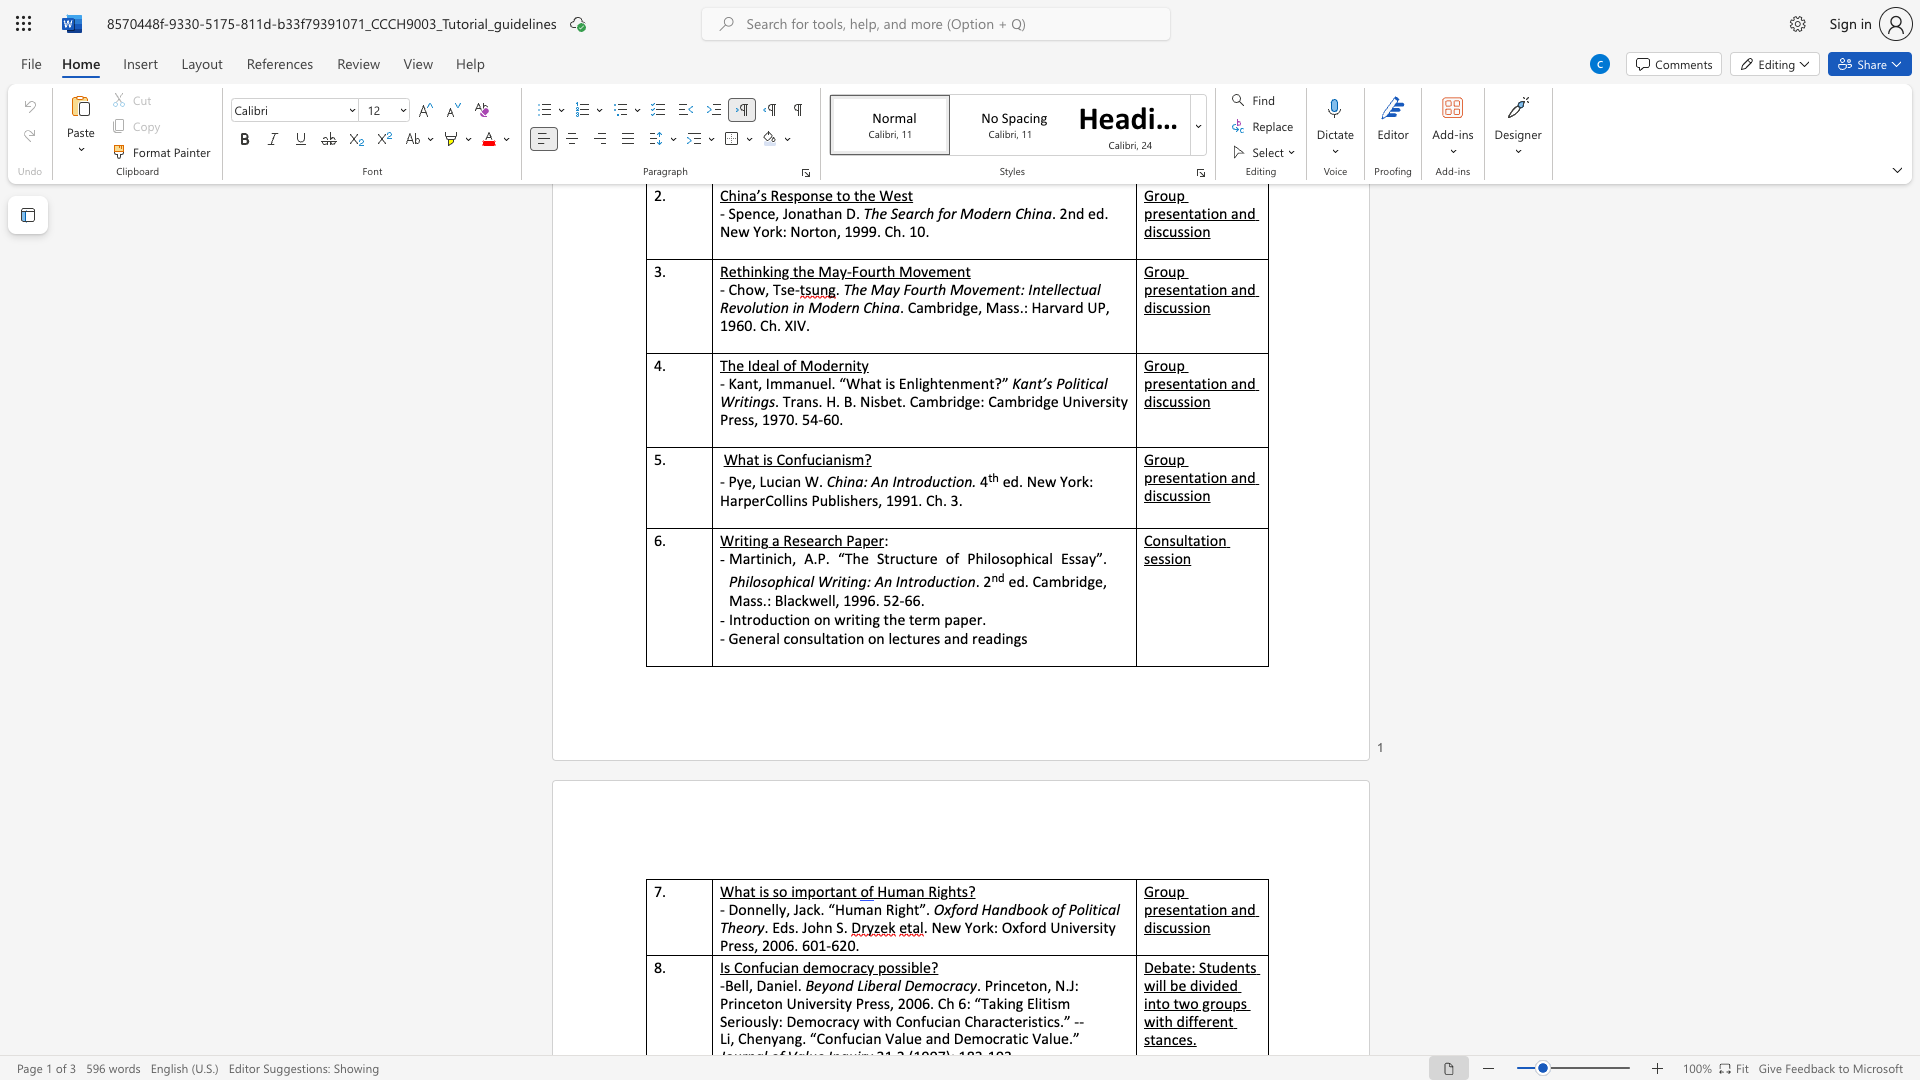 The height and width of the screenshot is (1080, 1920). What do you see at coordinates (813, 638) in the screenshot?
I see `the subset text "ultation on l" within the text "- General consultation on lectures and readings"` at bounding box center [813, 638].